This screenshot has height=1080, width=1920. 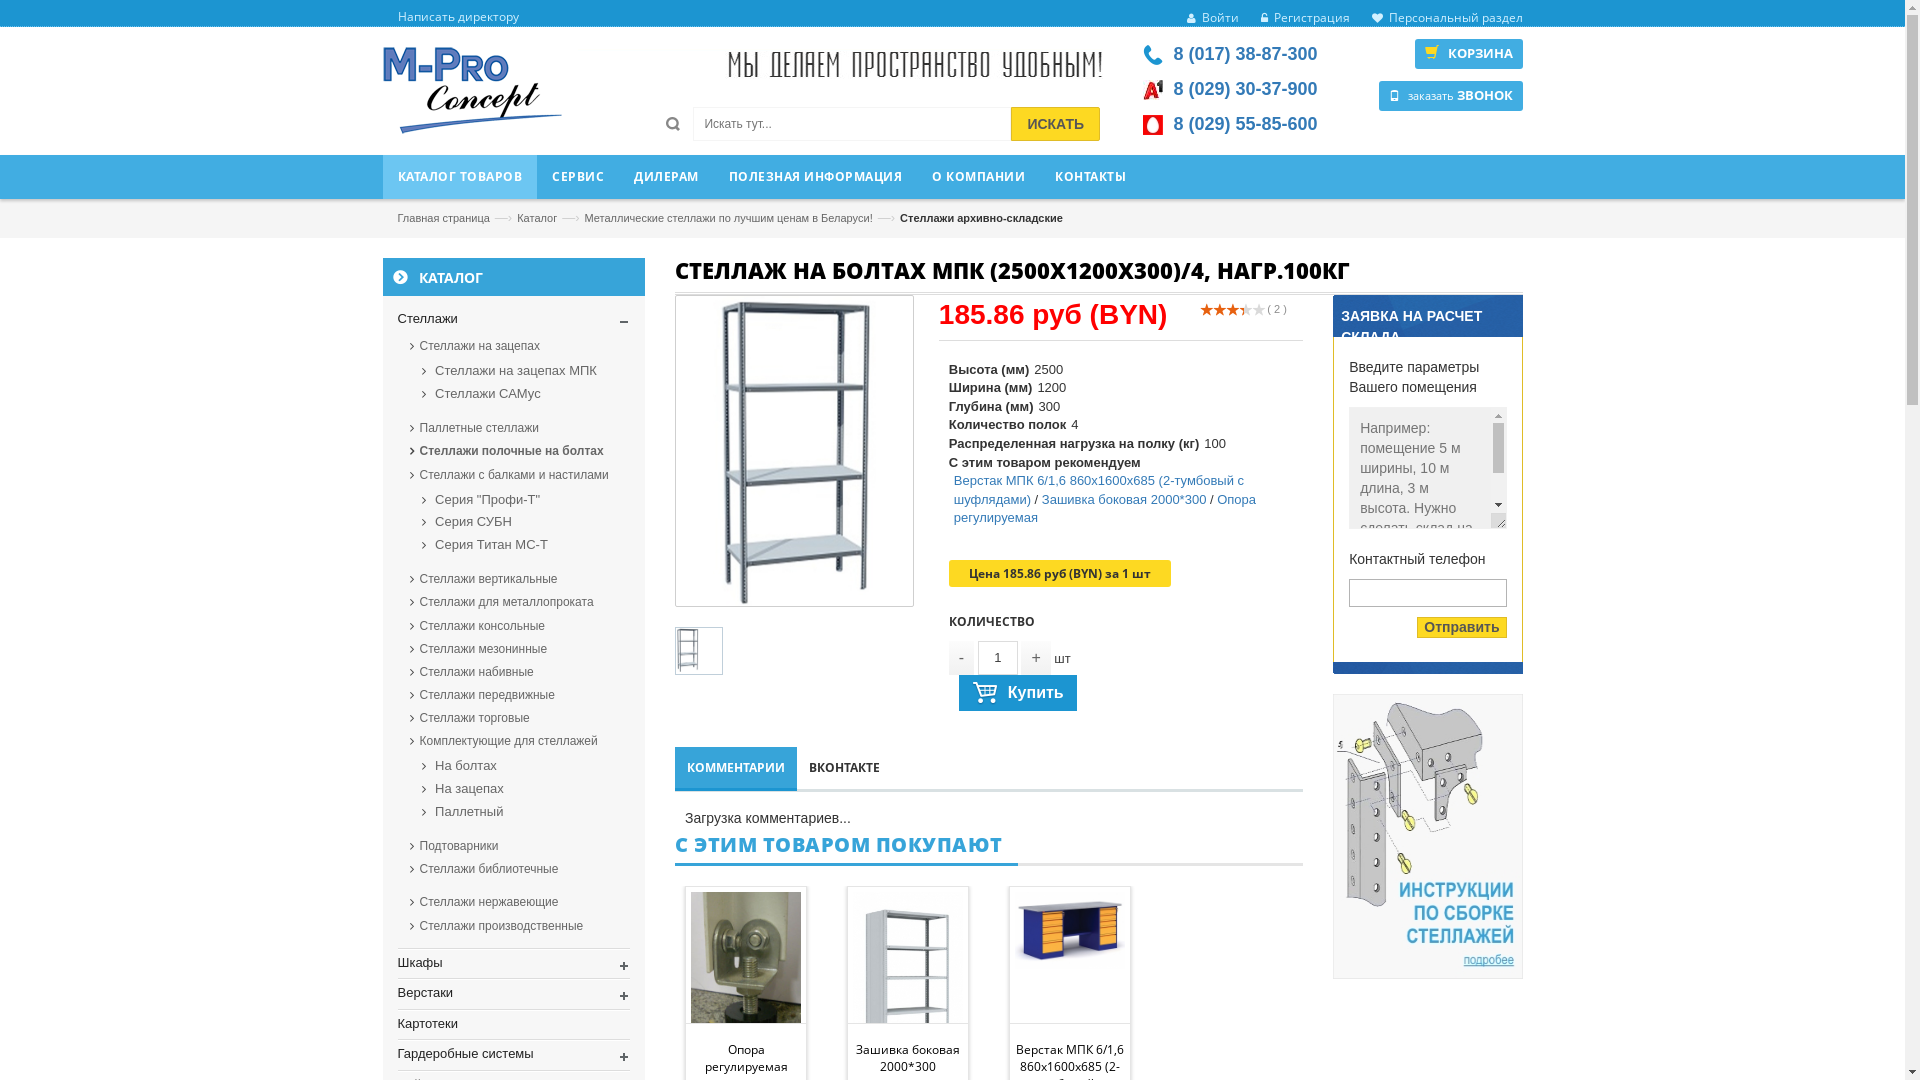 I want to click on '-', so click(x=961, y=658).